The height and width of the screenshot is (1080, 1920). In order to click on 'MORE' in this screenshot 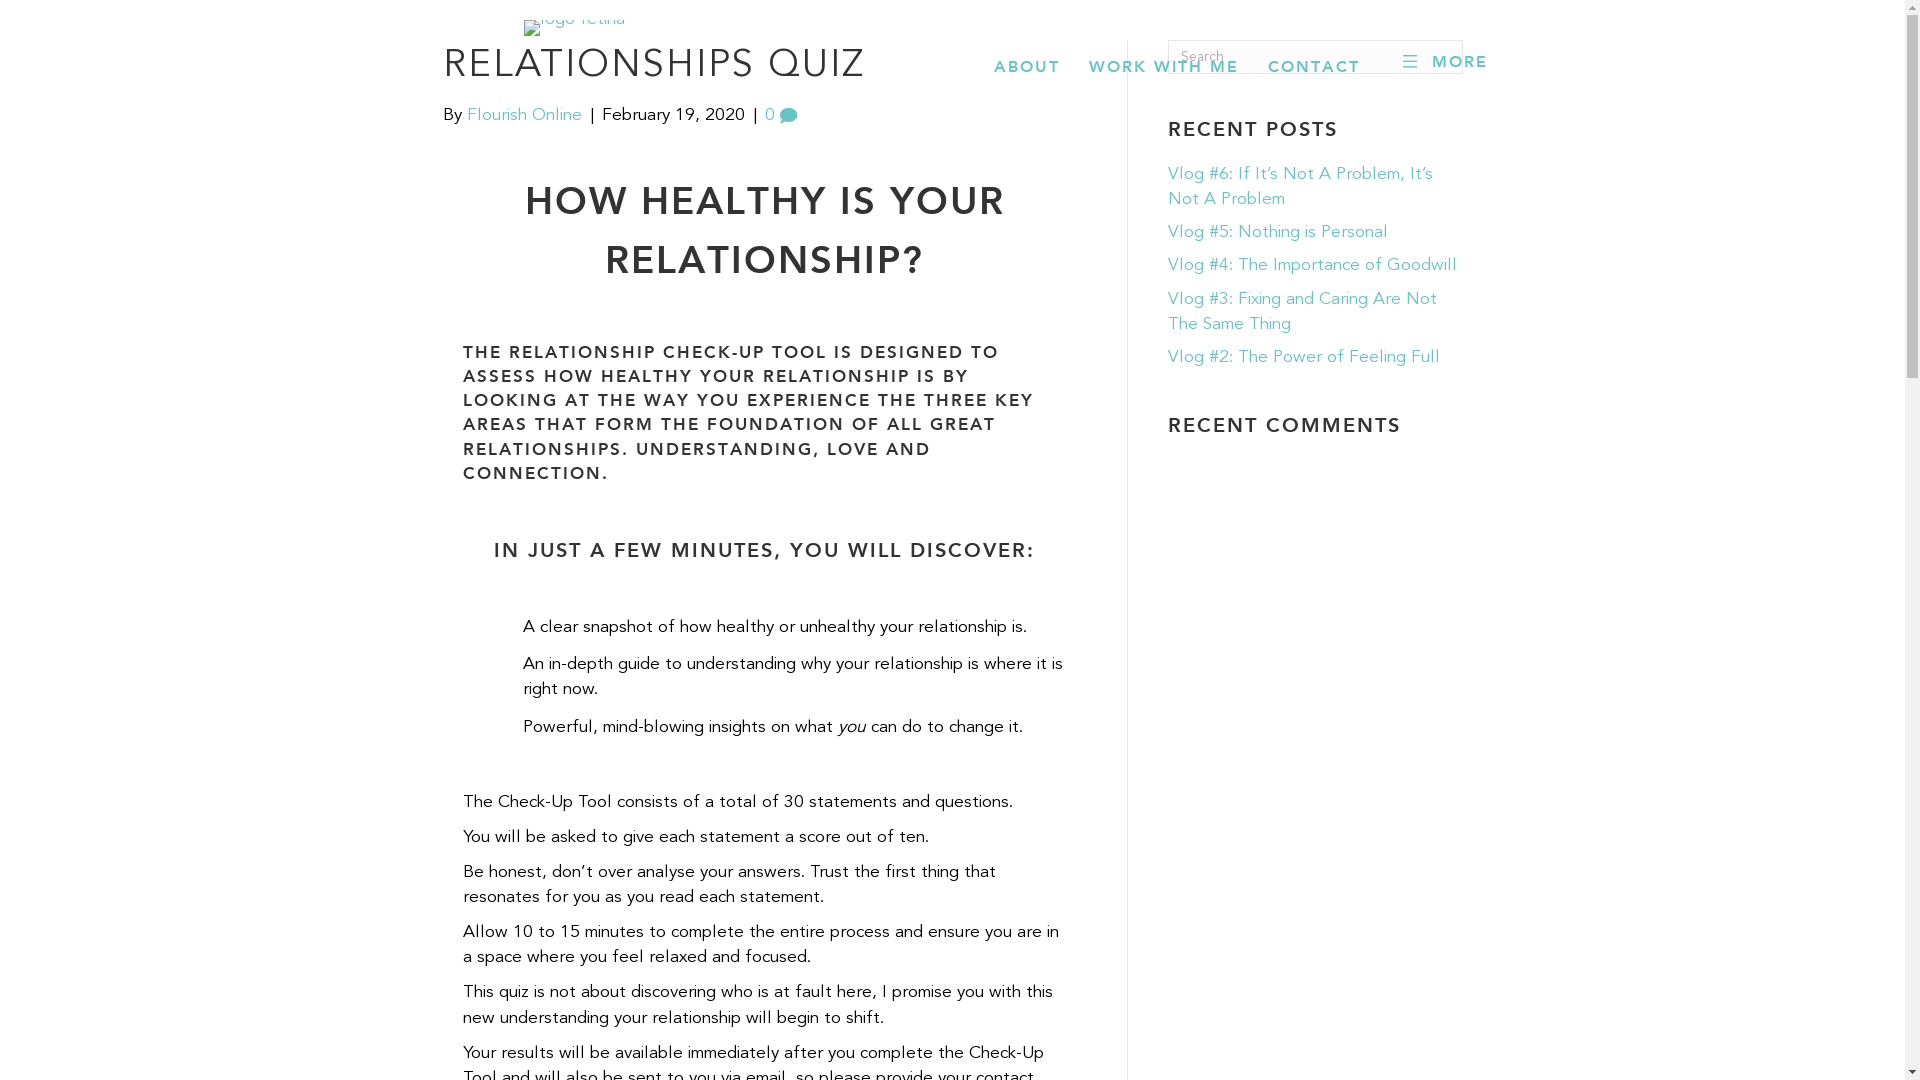, I will do `click(1385, 59)`.